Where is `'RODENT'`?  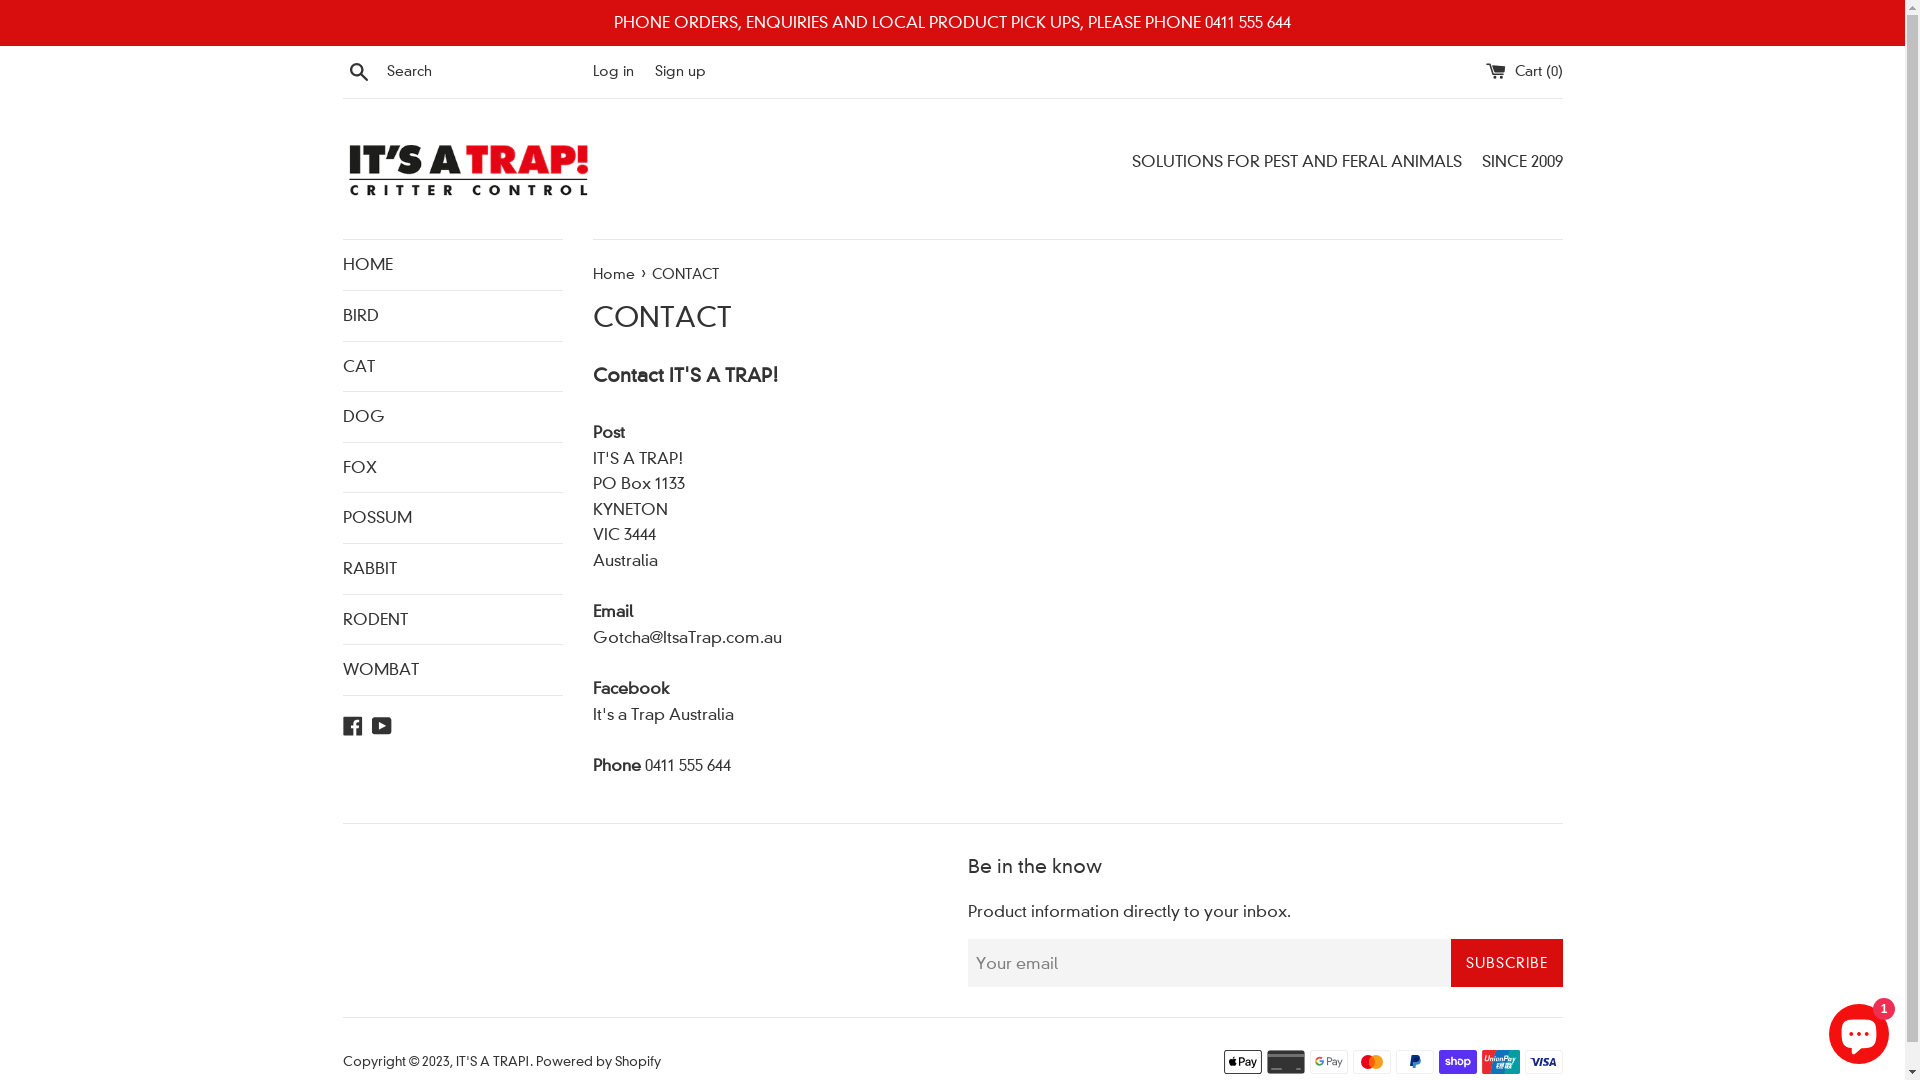 'RODENT' is located at coordinates (450, 617).